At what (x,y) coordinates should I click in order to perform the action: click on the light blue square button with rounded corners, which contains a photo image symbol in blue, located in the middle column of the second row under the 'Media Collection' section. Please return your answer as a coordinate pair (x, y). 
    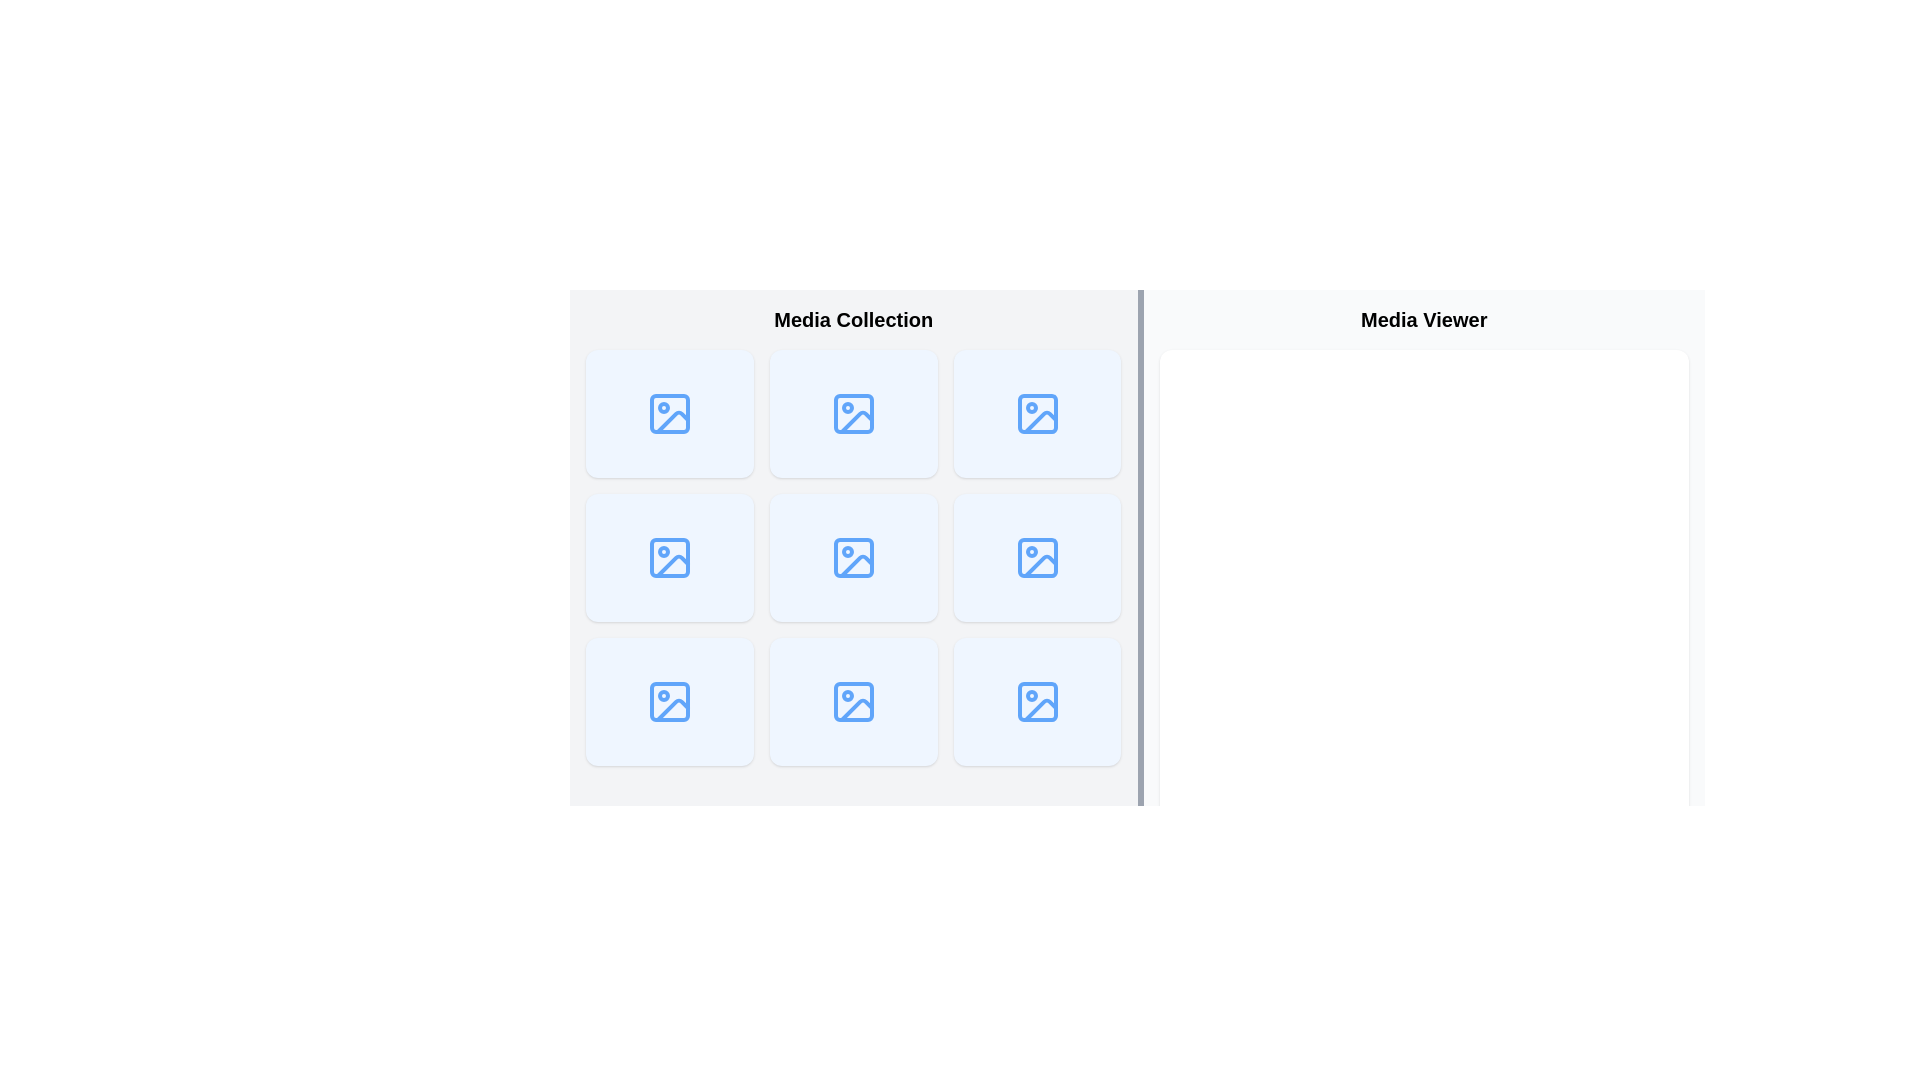
    Looking at the image, I should click on (853, 558).